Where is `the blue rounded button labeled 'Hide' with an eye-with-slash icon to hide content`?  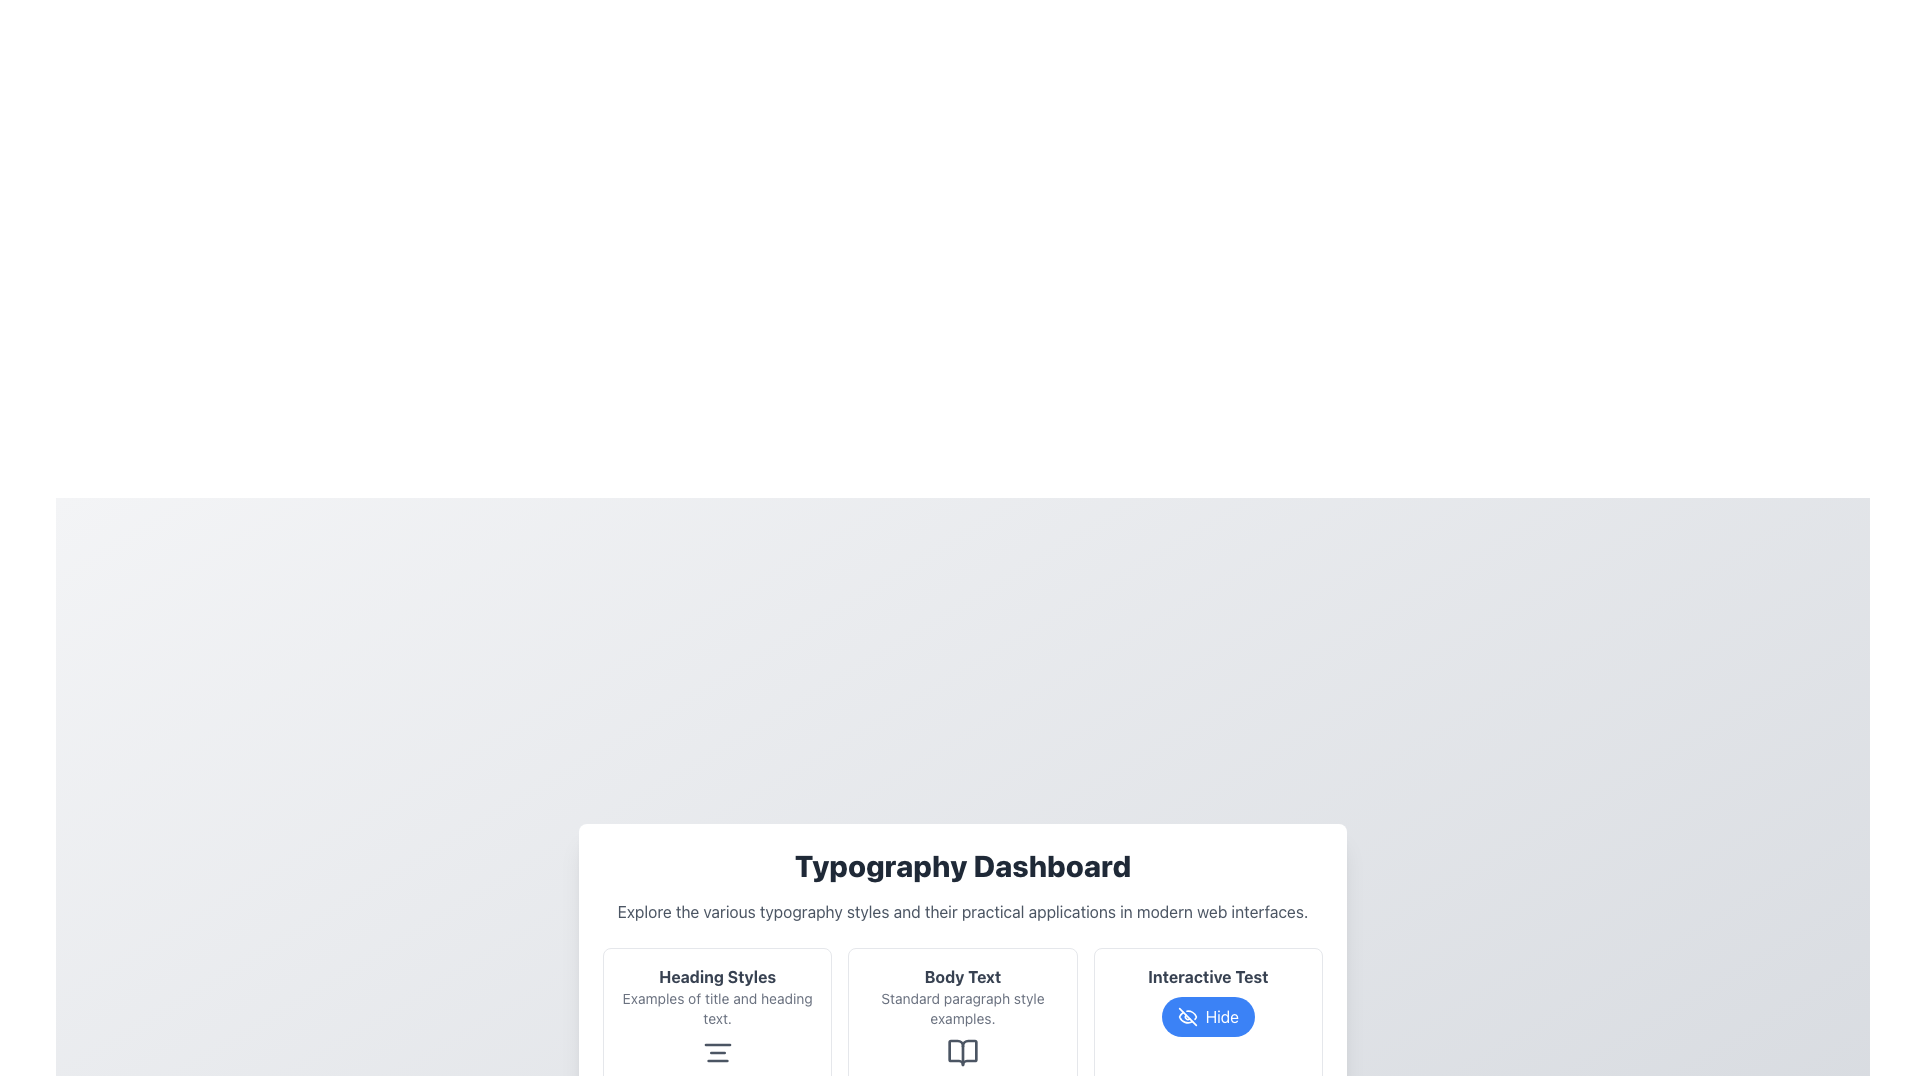
the blue rounded button labeled 'Hide' with an eye-with-slash icon to hide content is located at coordinates (1207, 1017).